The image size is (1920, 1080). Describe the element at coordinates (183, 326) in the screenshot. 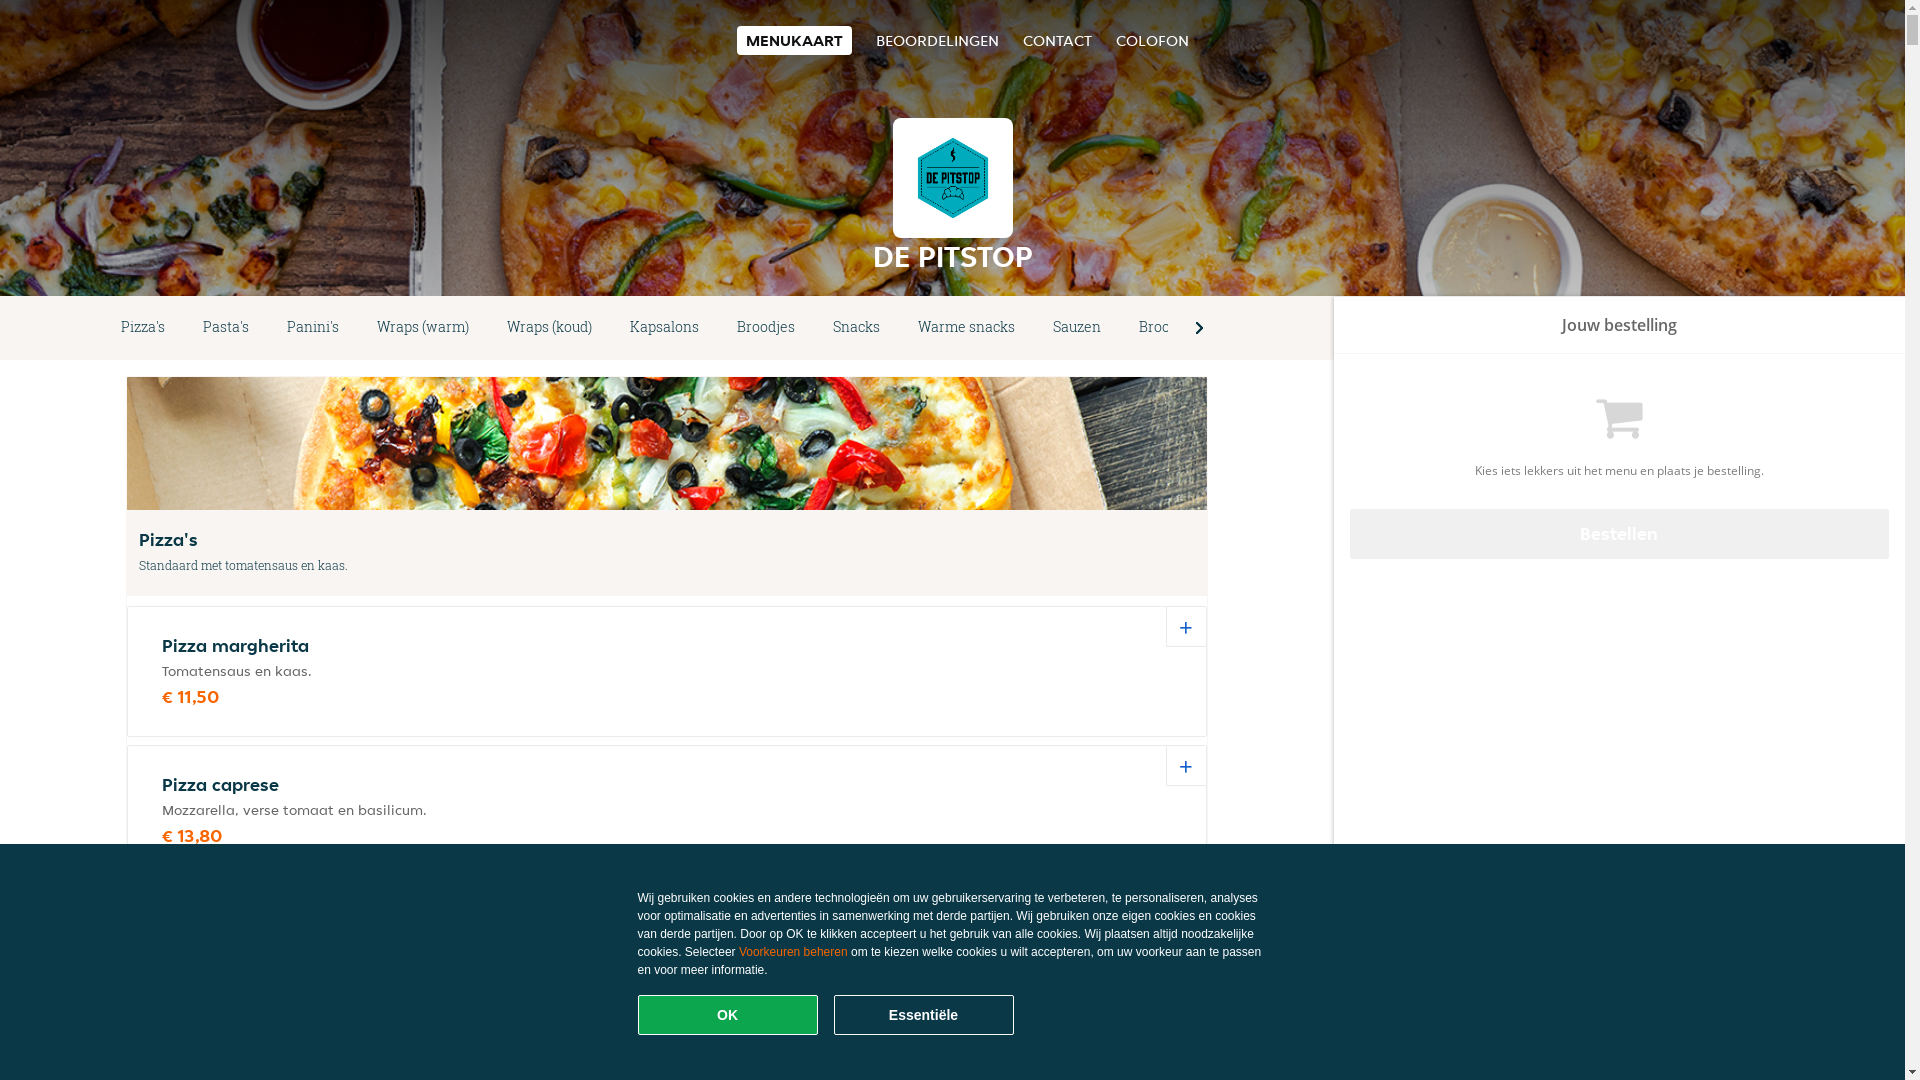

I see `'Pasta's'` at that location.